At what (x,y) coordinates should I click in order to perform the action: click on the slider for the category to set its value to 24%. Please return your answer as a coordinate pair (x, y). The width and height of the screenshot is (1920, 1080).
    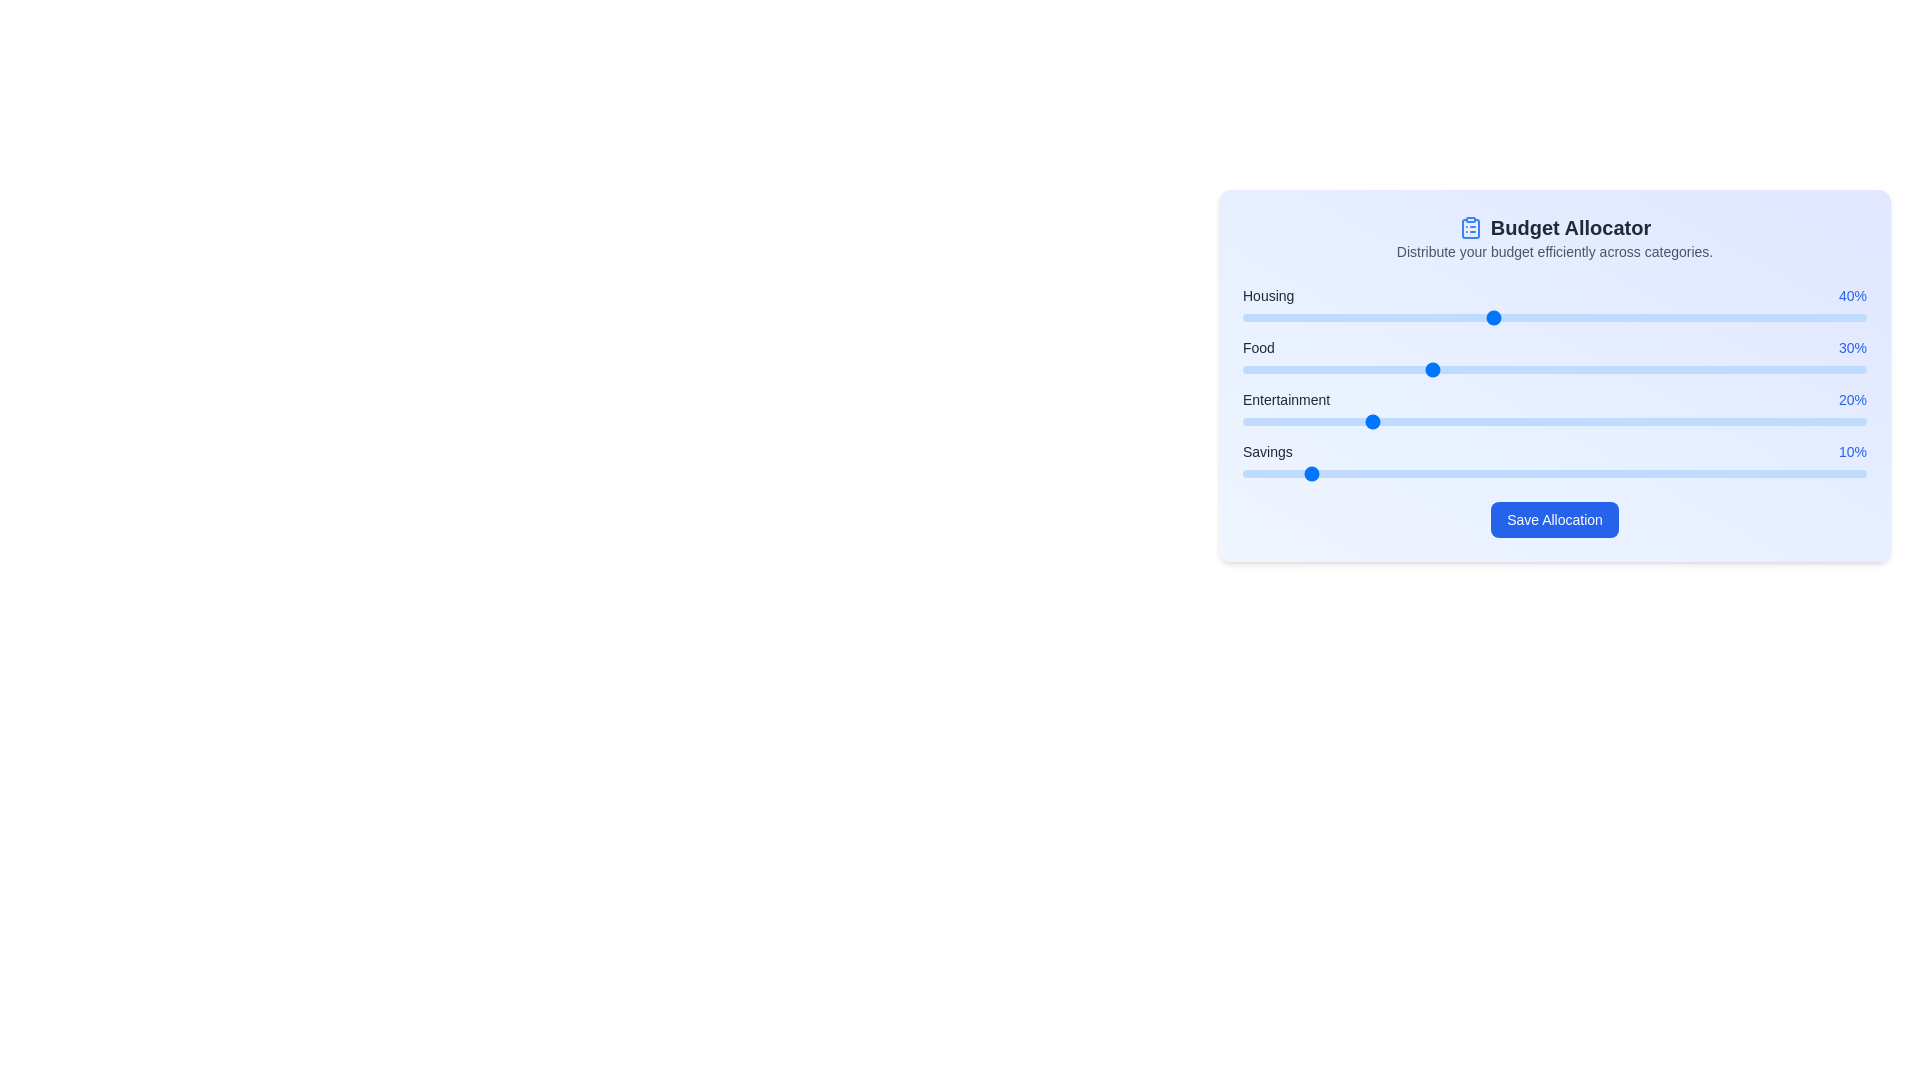
    Looking at the image, I should click on (1391, 316).